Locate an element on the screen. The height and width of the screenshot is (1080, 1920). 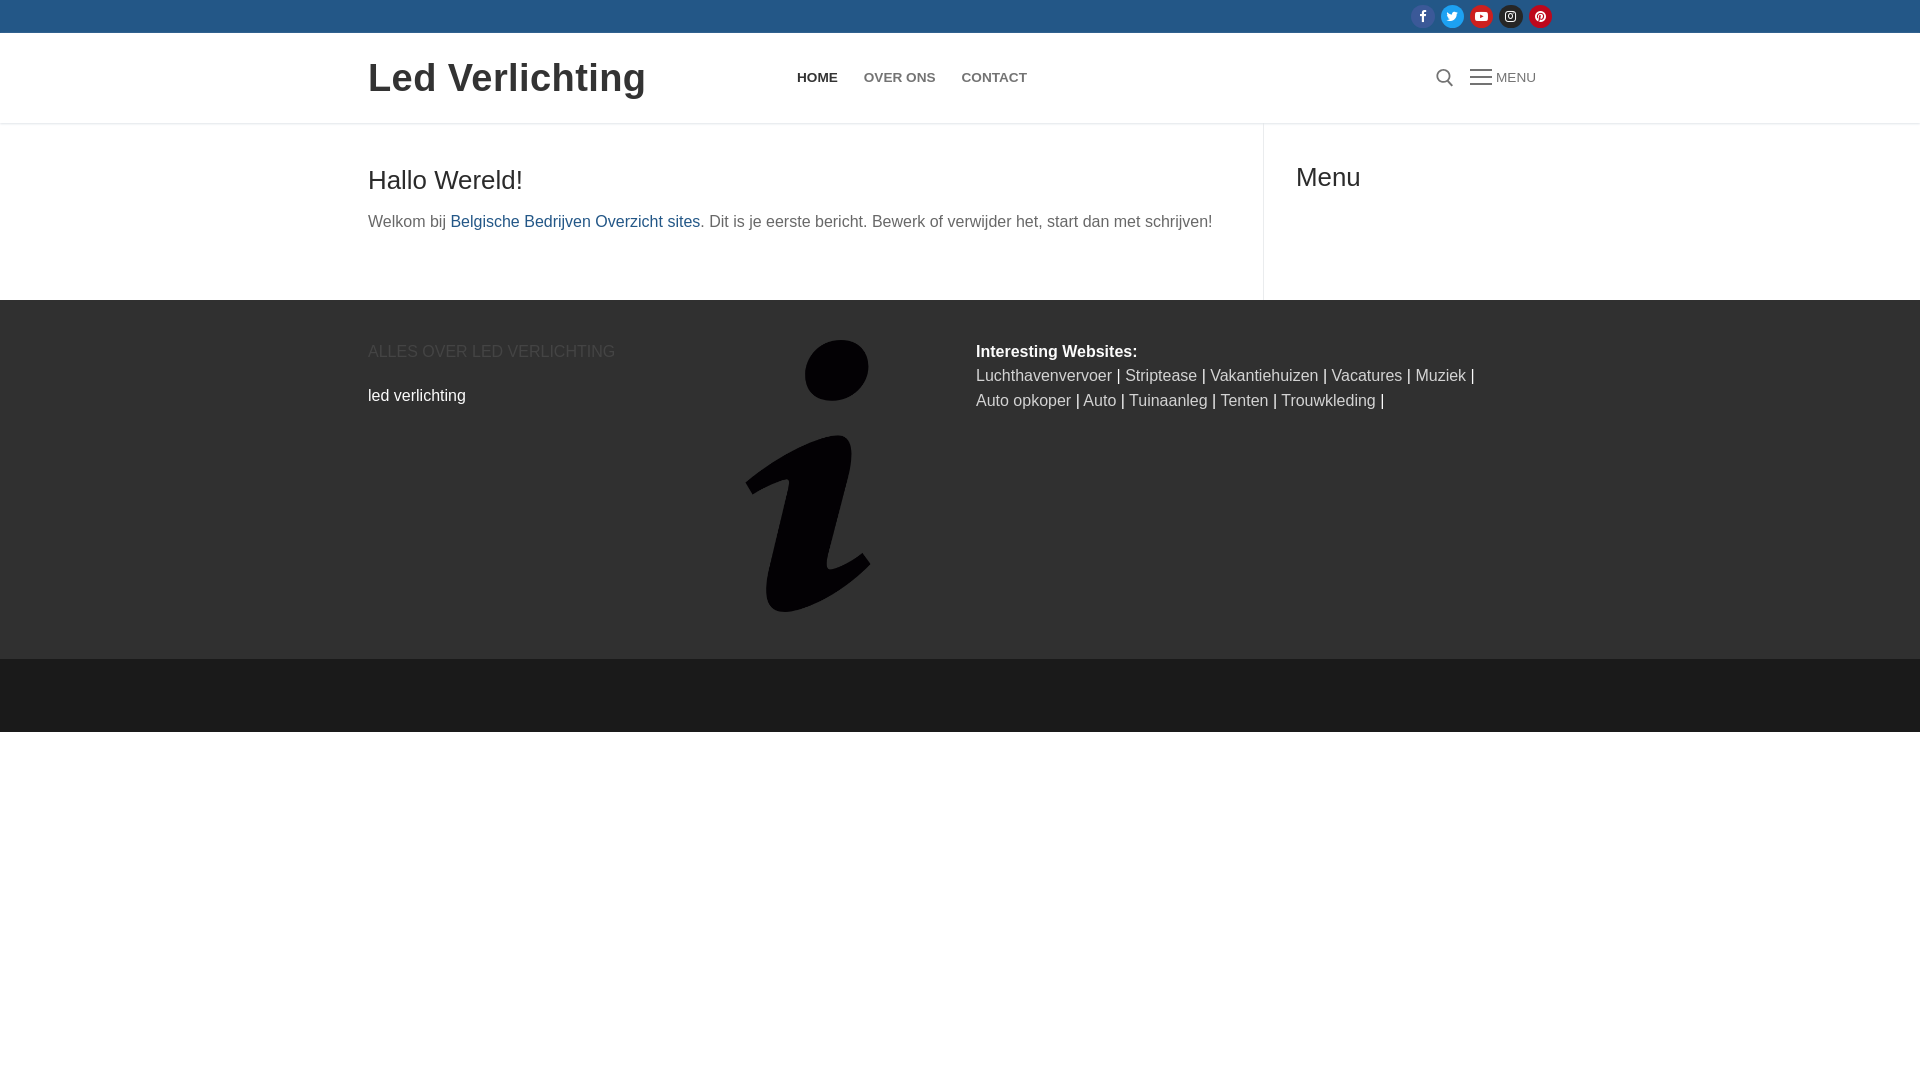
'Doorgaan naar inhoud' is located at coordinates (0, 0).